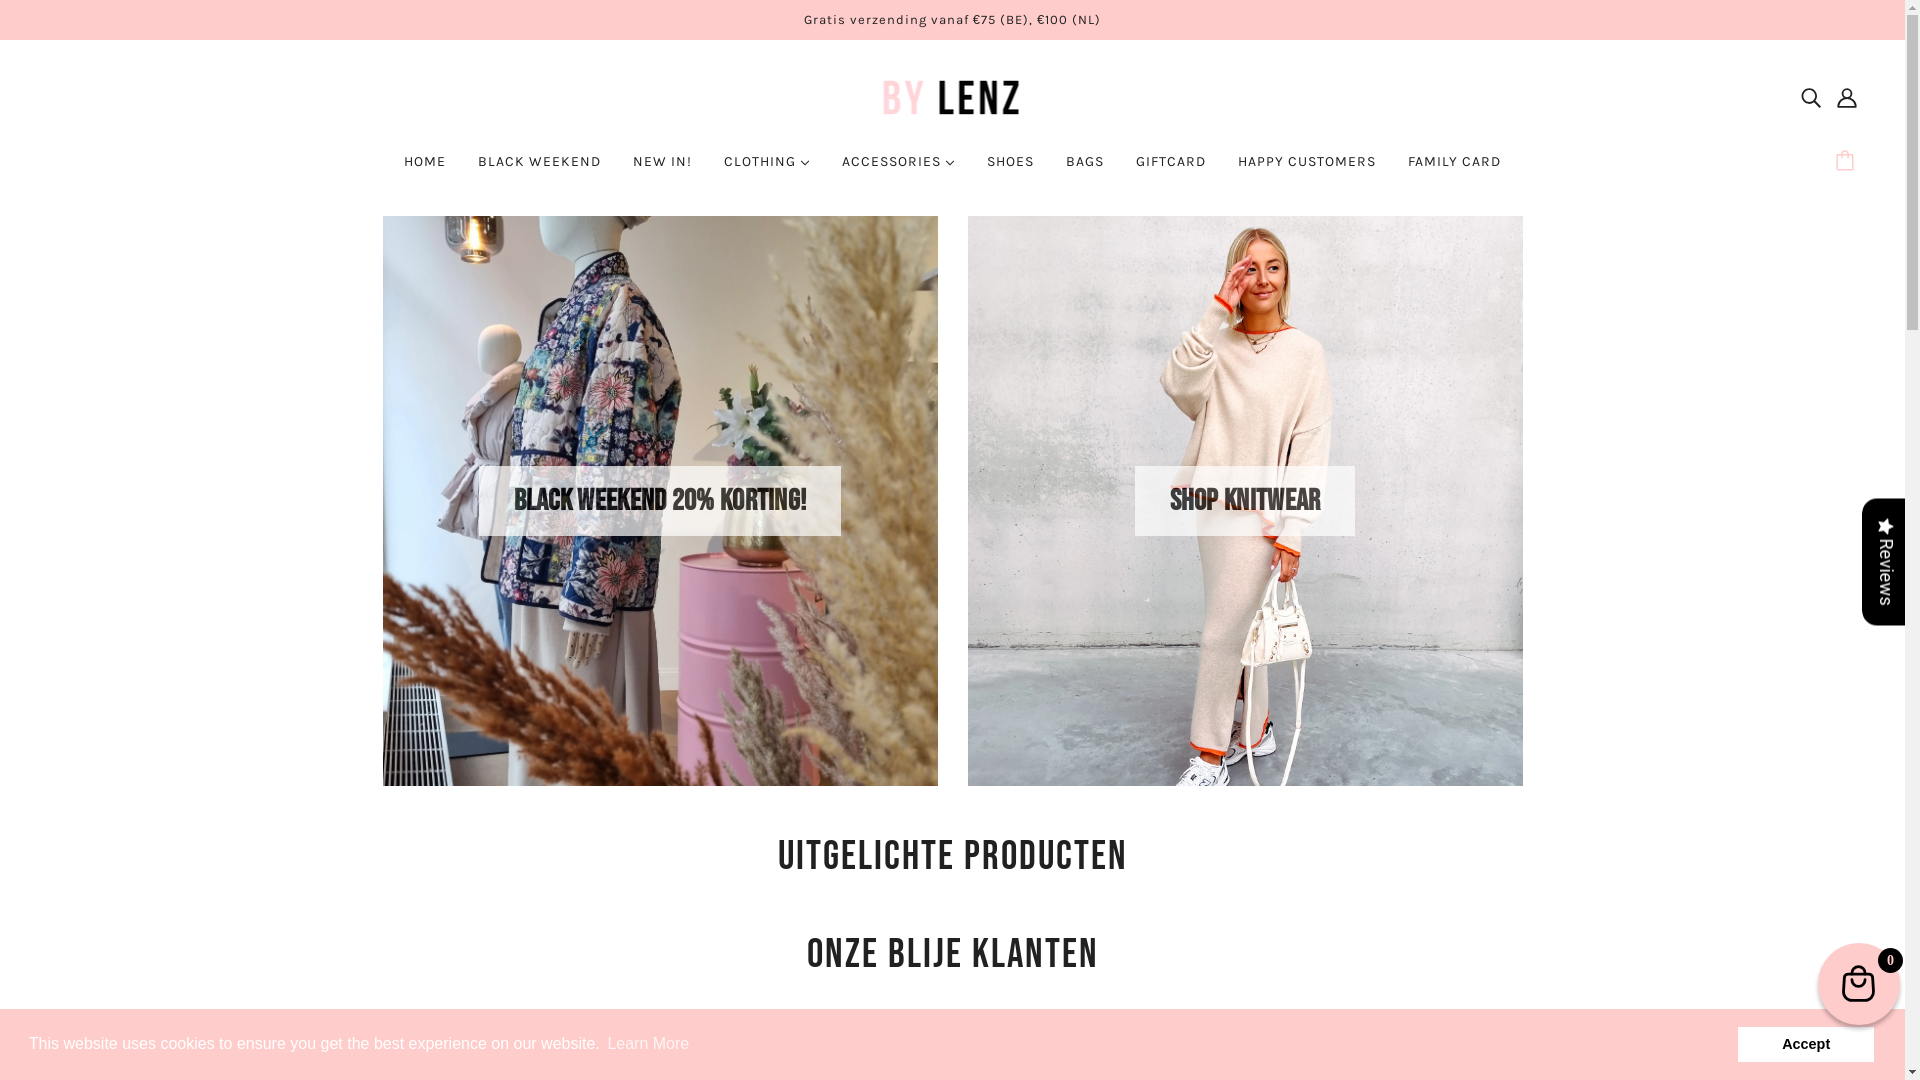  Describe the element at coordinates (1735, 1043) in the screenshot. I see `'Accept'` at that location.